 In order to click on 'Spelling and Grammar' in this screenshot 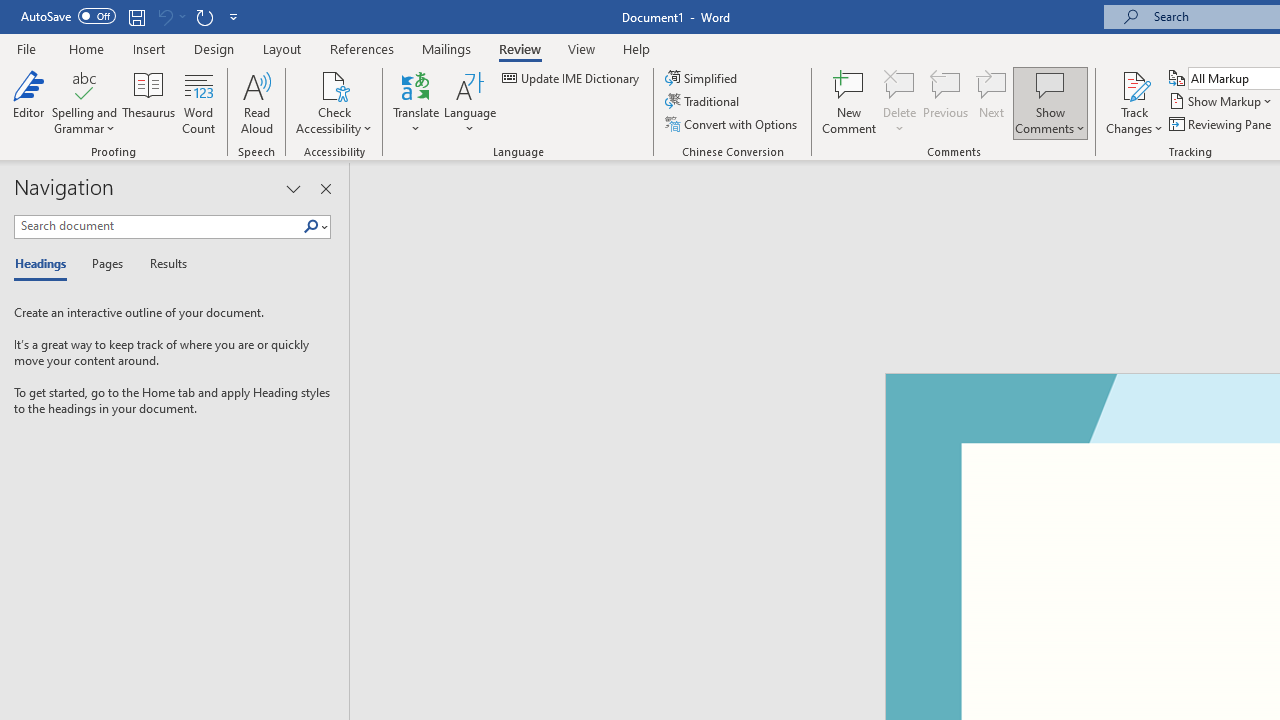, I will do `click(84, 84)`.